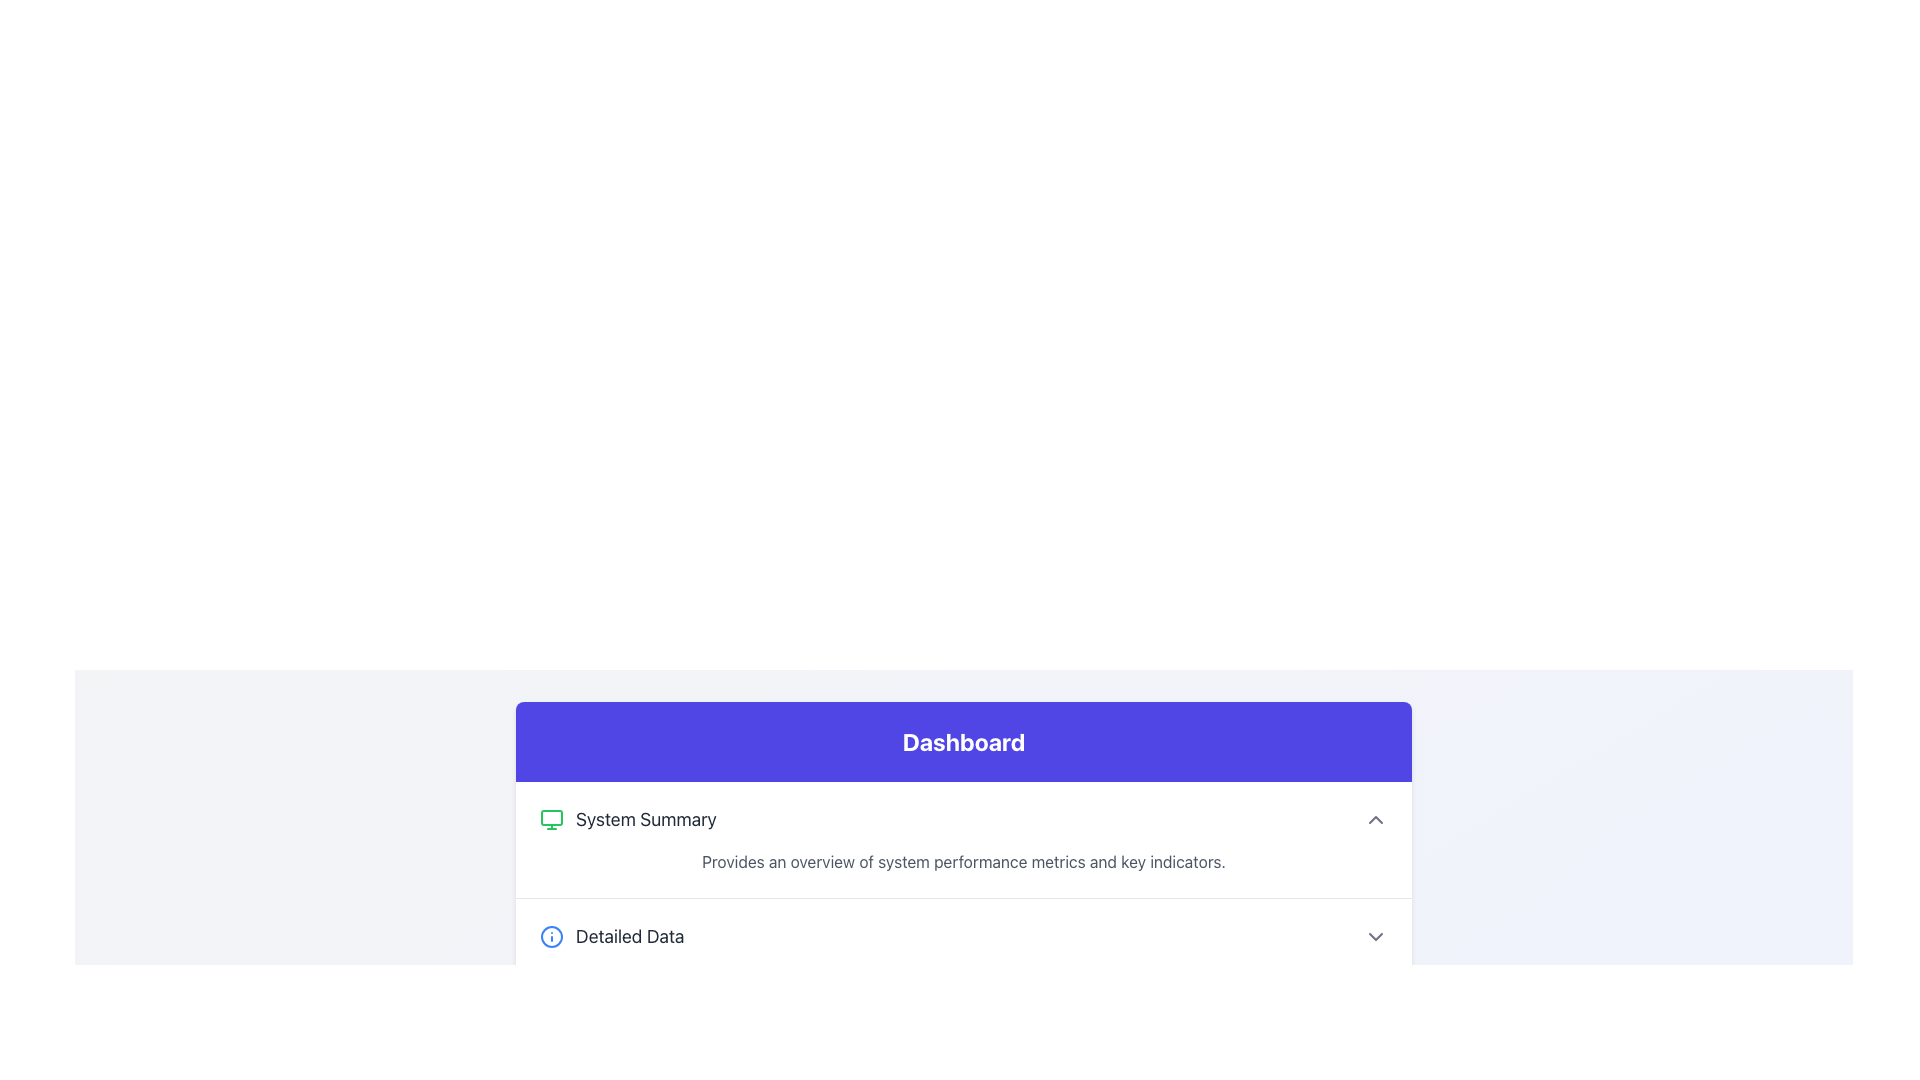  Describe the element at coordinates (611, 937) in the screenshot. I see `the 'Detailed Data' text label with icon, which includes bold text and a circular blue outlined information icon on the left, to possibly reveal additional details` at that location.